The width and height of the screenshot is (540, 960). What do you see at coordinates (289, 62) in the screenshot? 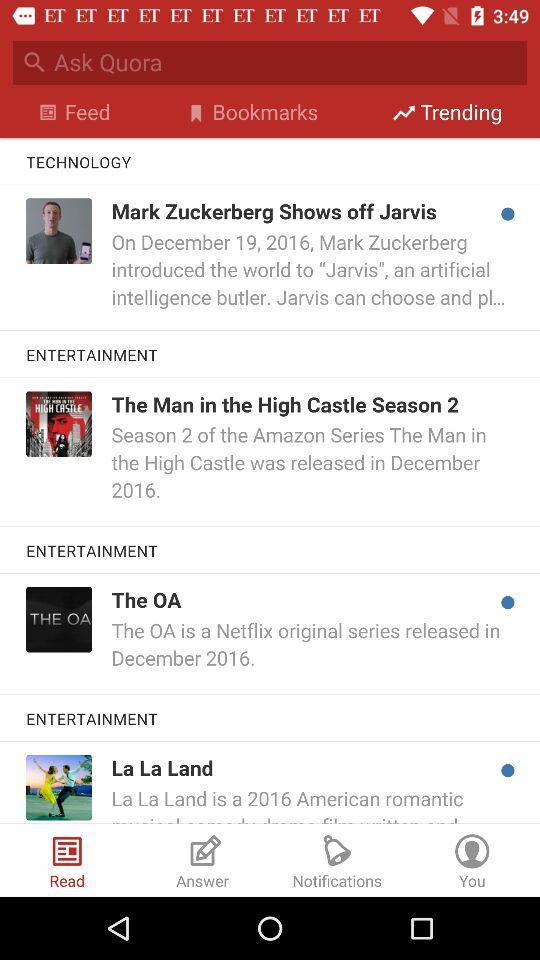
I see `text field` at bounding box center [289, 62].